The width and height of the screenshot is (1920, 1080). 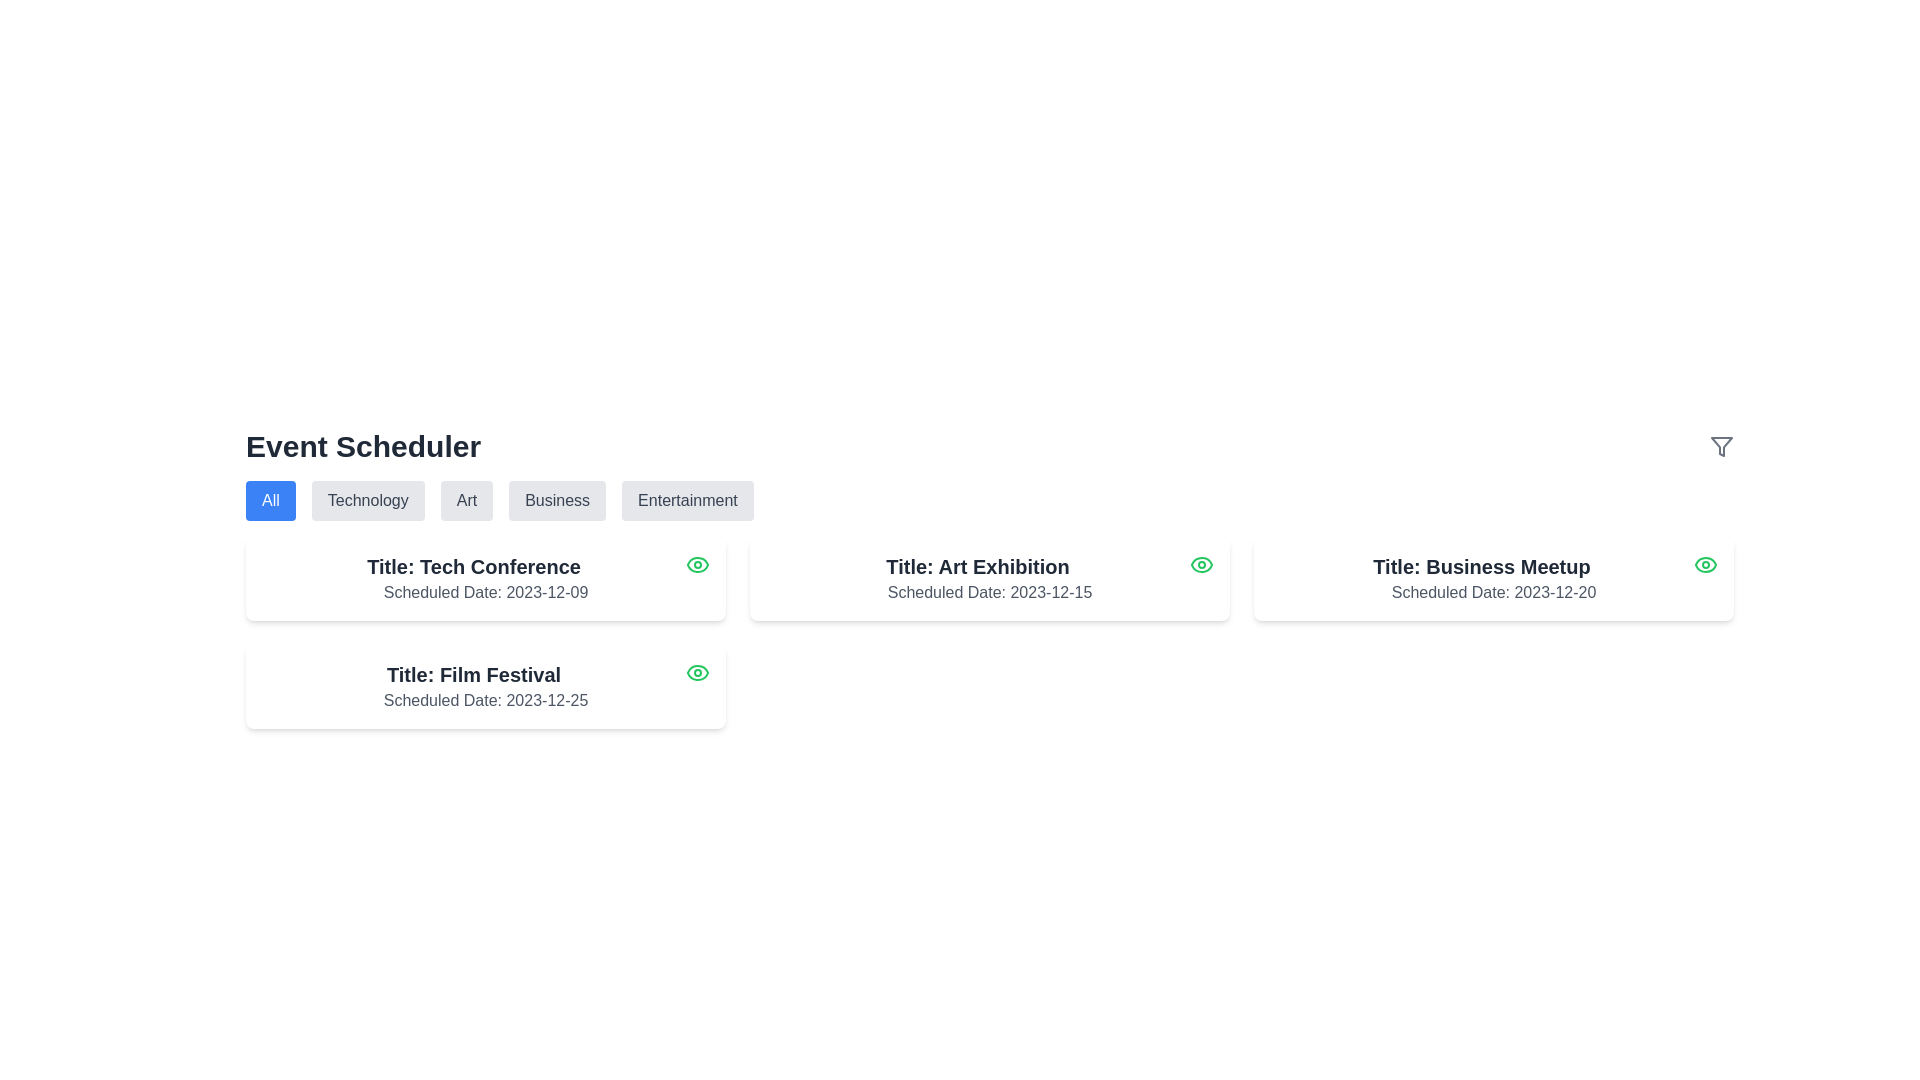 I want to click on the visibility action indicator icon located at the top-right corner of the 'Film Festival' card with the scheduled date '2023-12-25', so click(x=697, y=672).